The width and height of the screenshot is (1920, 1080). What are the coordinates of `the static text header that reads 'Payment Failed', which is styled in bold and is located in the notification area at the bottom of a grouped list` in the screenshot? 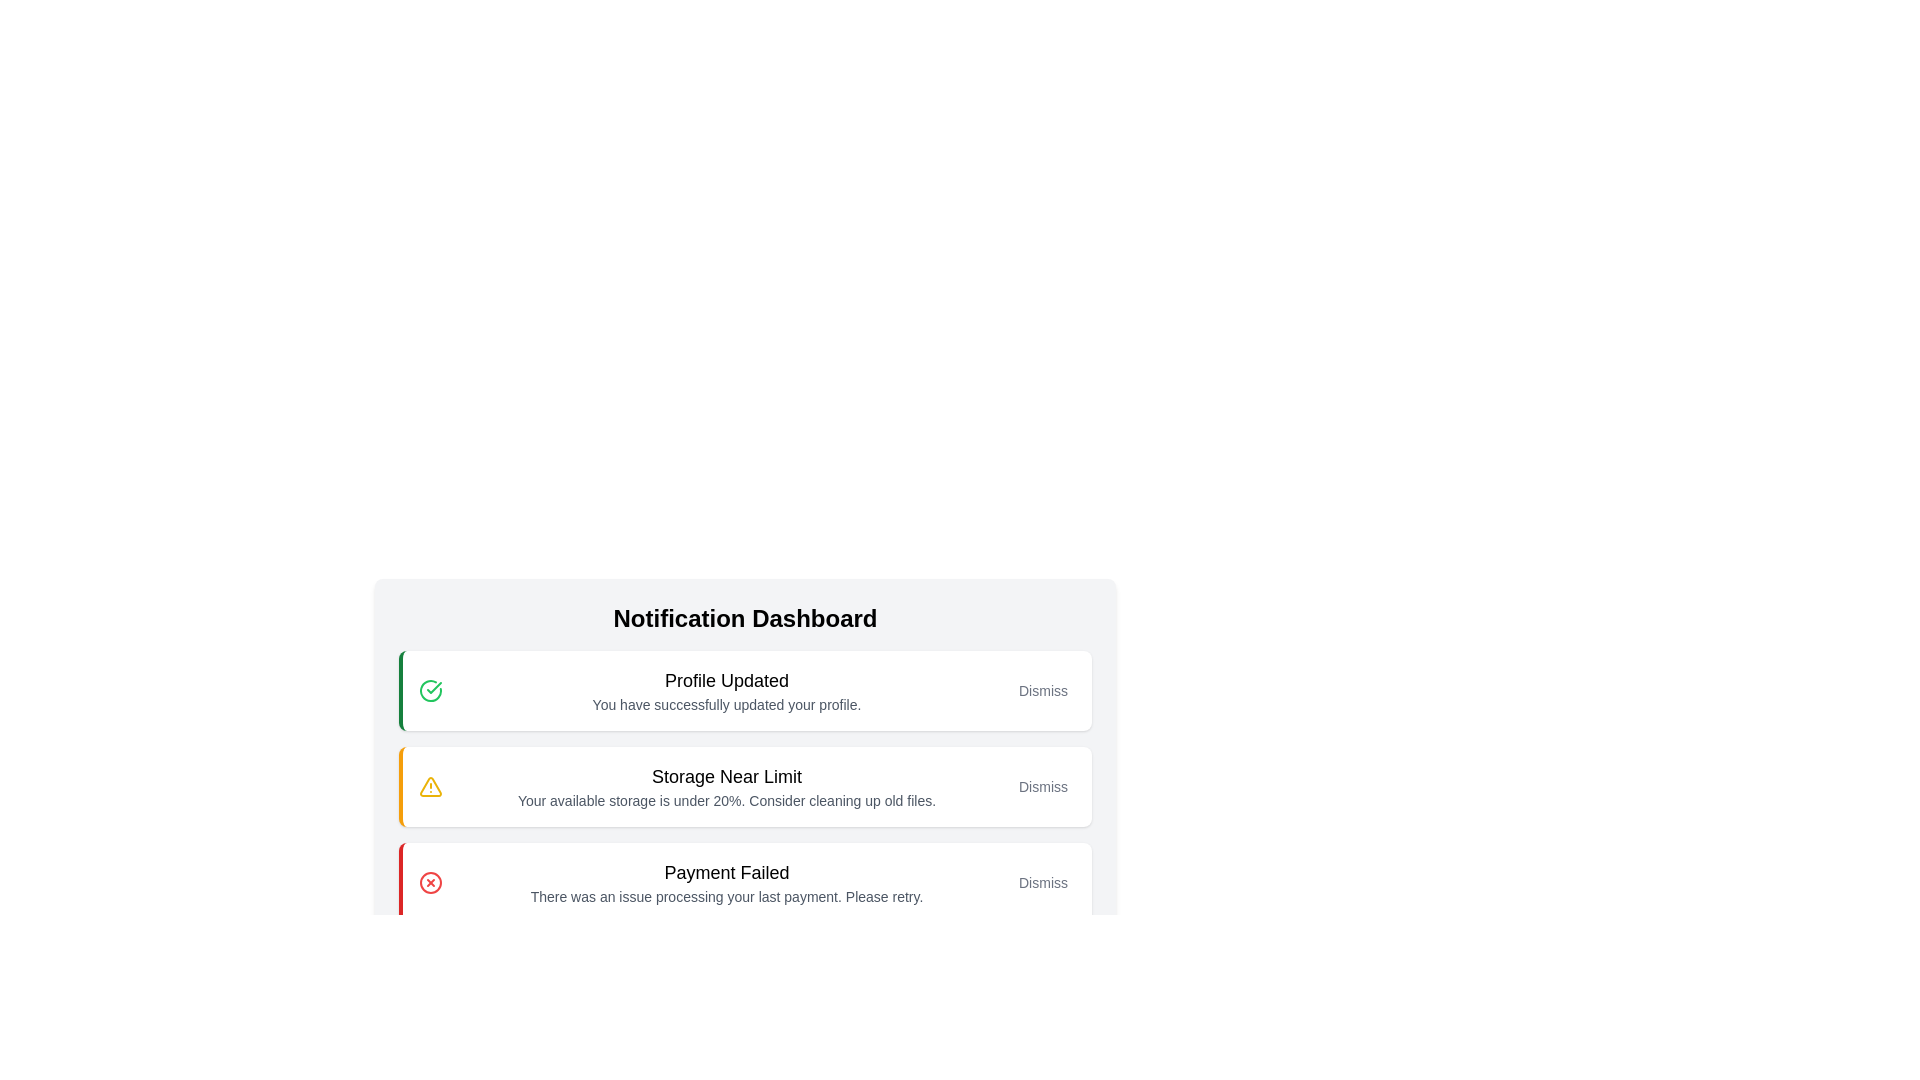 It's located at (725, 871).